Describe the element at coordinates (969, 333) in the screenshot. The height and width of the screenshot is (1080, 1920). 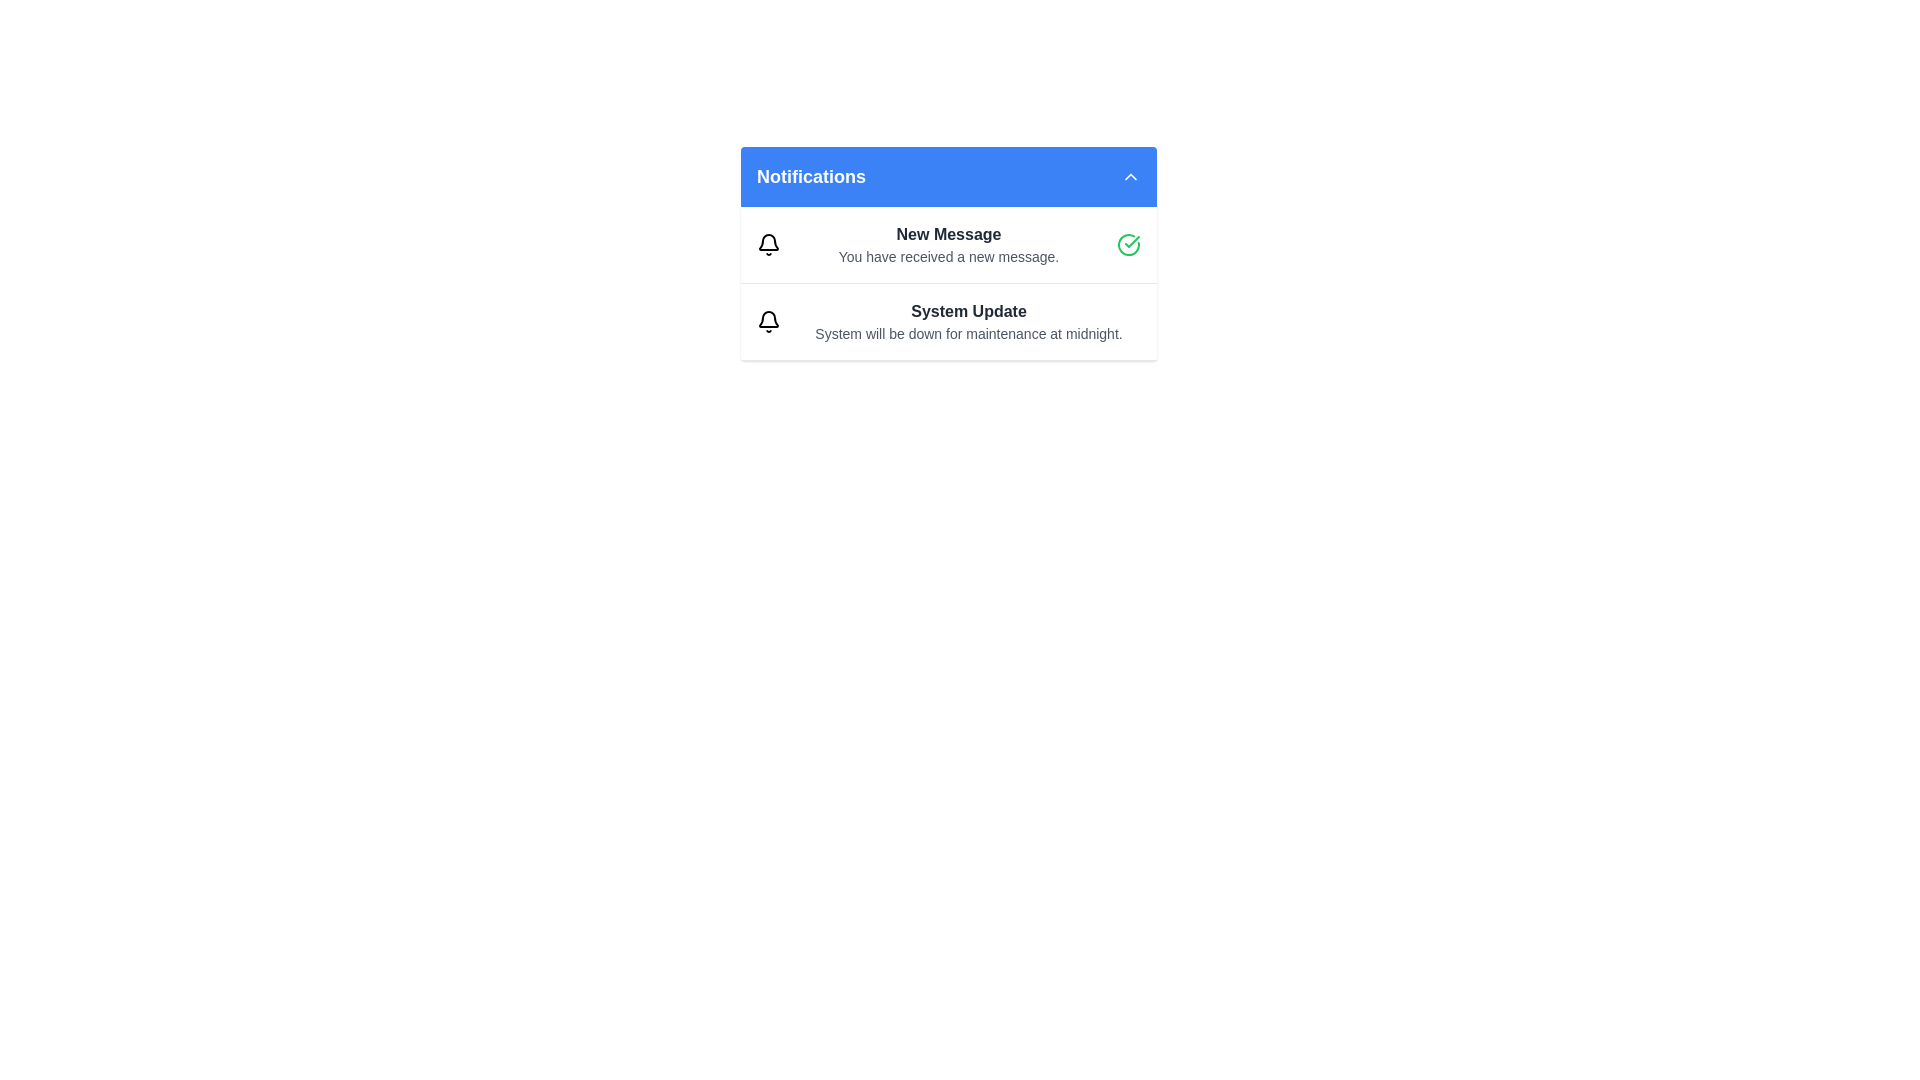
I see `informational message located directly below the bold text 'System Update' in the notifications panel` at that location.